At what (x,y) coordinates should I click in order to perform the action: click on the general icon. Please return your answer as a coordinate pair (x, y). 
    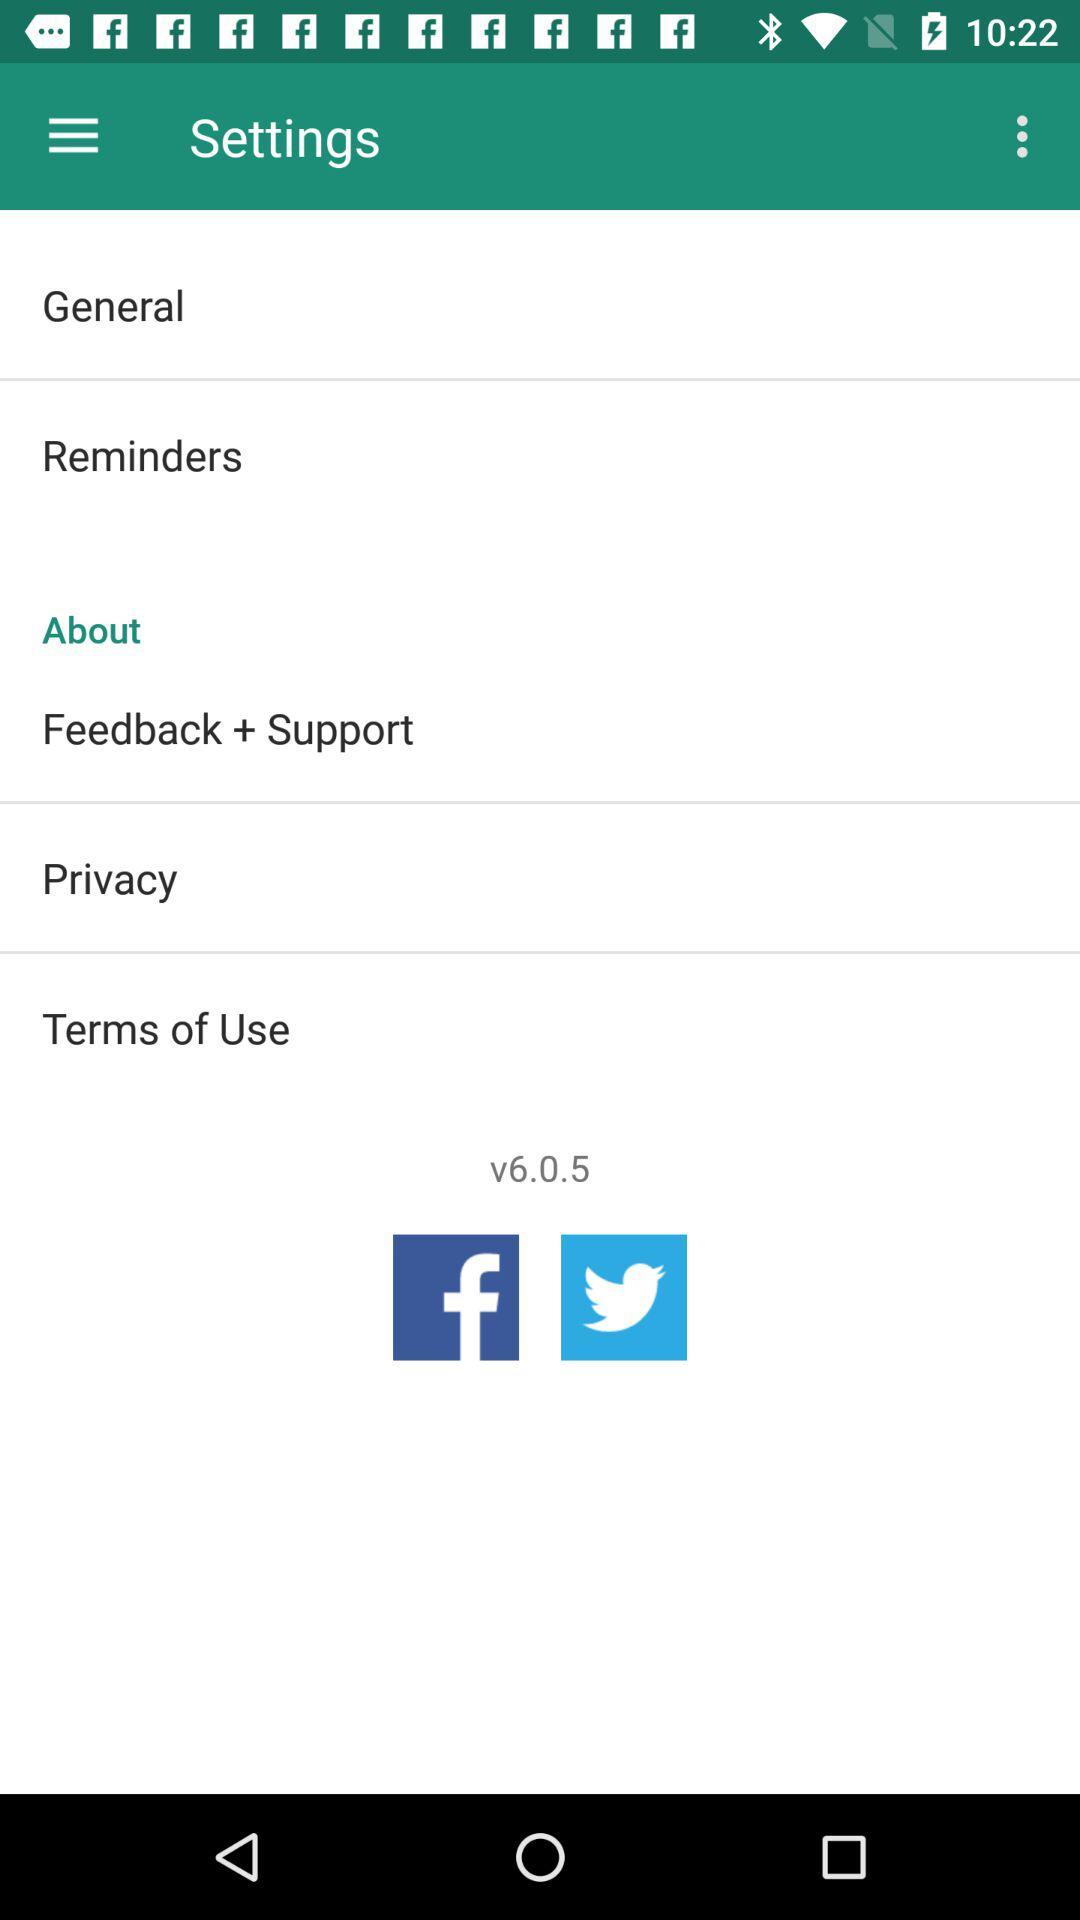
    Looking at the image, I should click on (540, 303).